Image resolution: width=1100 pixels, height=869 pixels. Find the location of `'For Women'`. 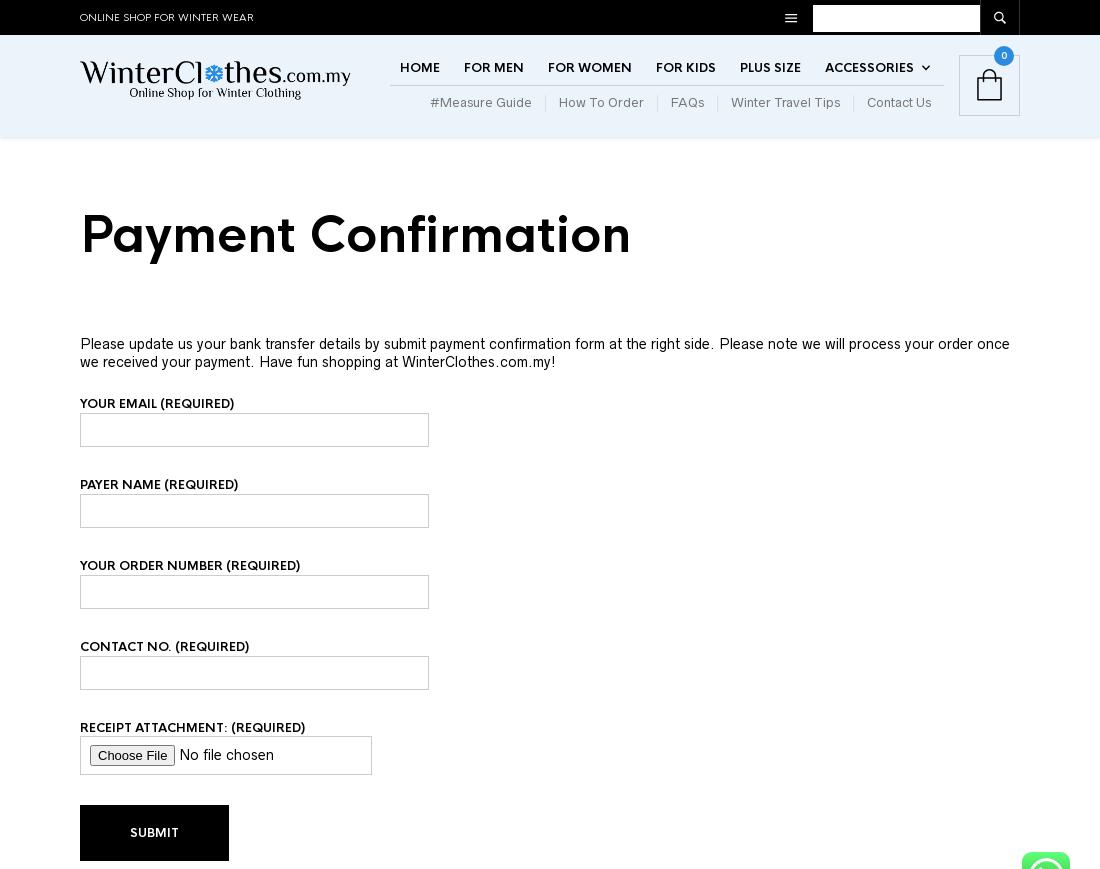

'For Women' is located at coordinates (589, 85).